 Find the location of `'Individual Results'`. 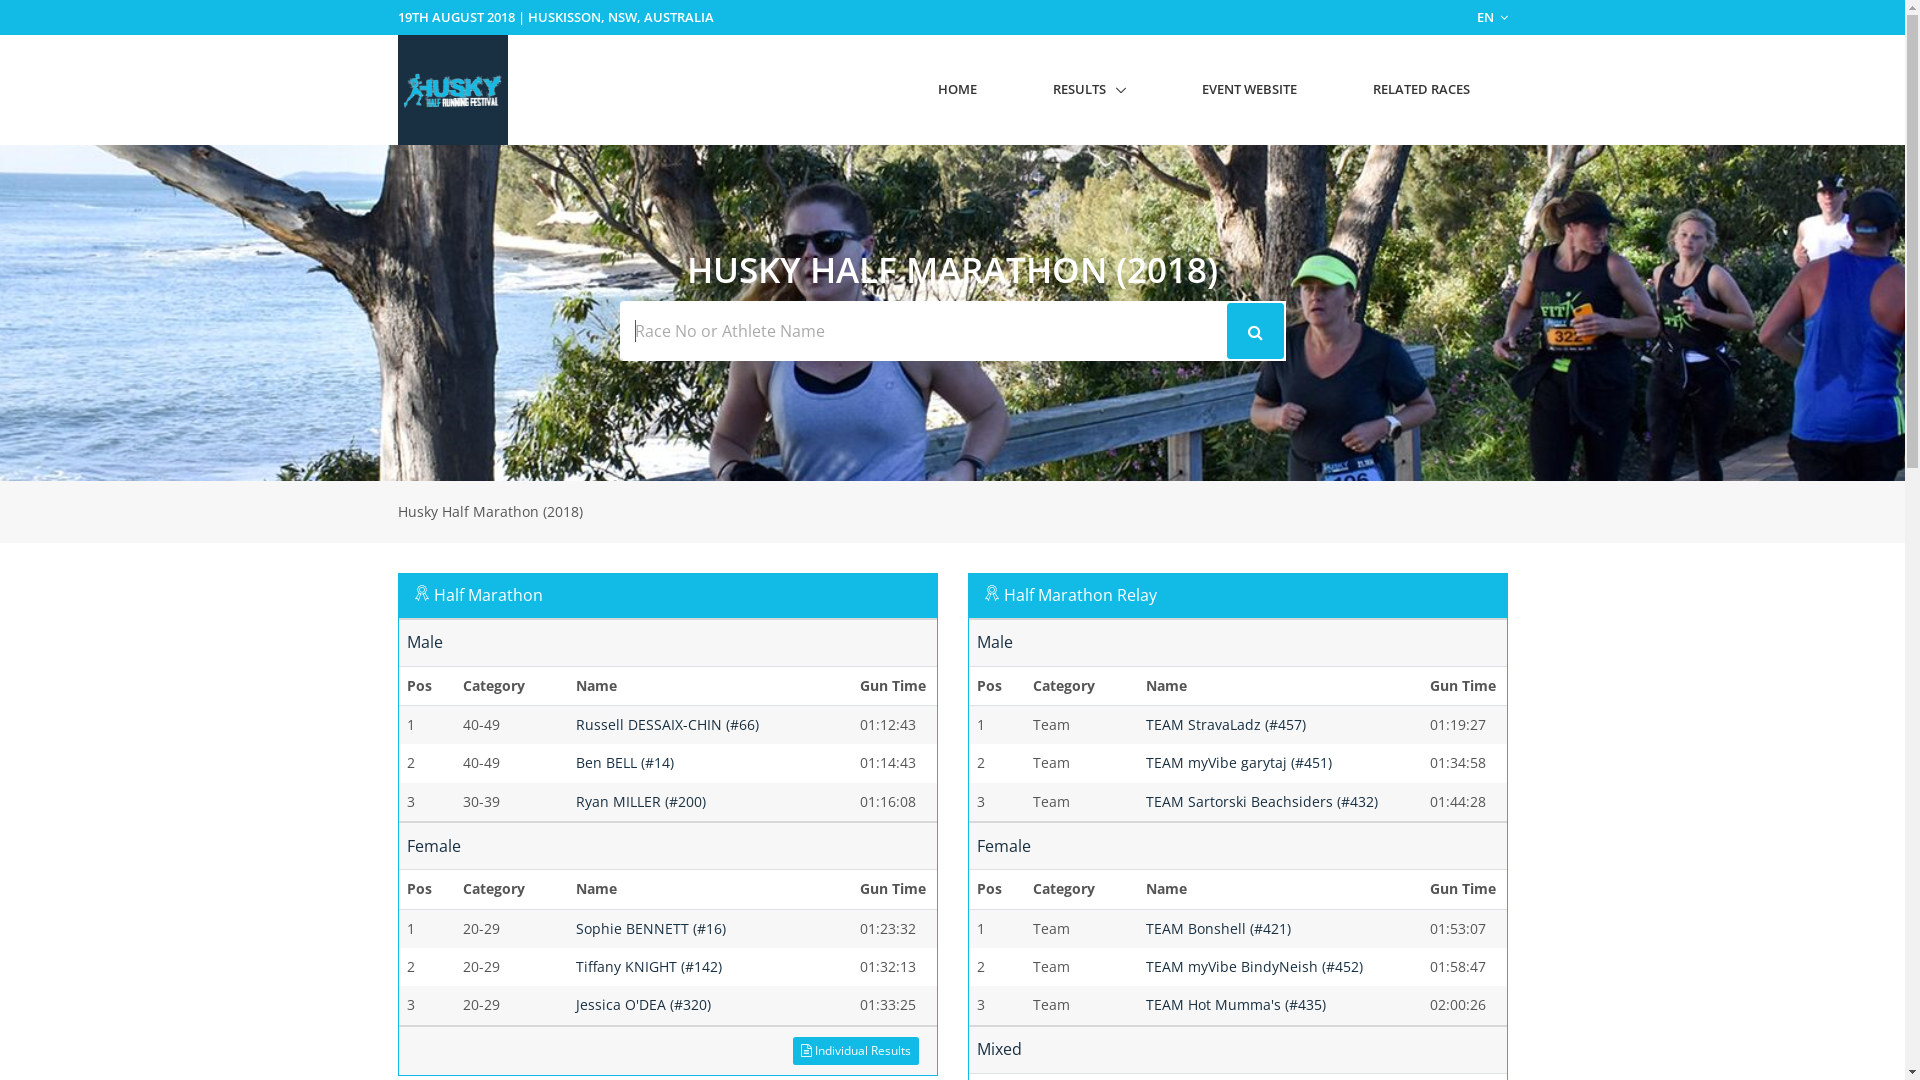

'Individual Results' is located at coordinates (791, 1049).